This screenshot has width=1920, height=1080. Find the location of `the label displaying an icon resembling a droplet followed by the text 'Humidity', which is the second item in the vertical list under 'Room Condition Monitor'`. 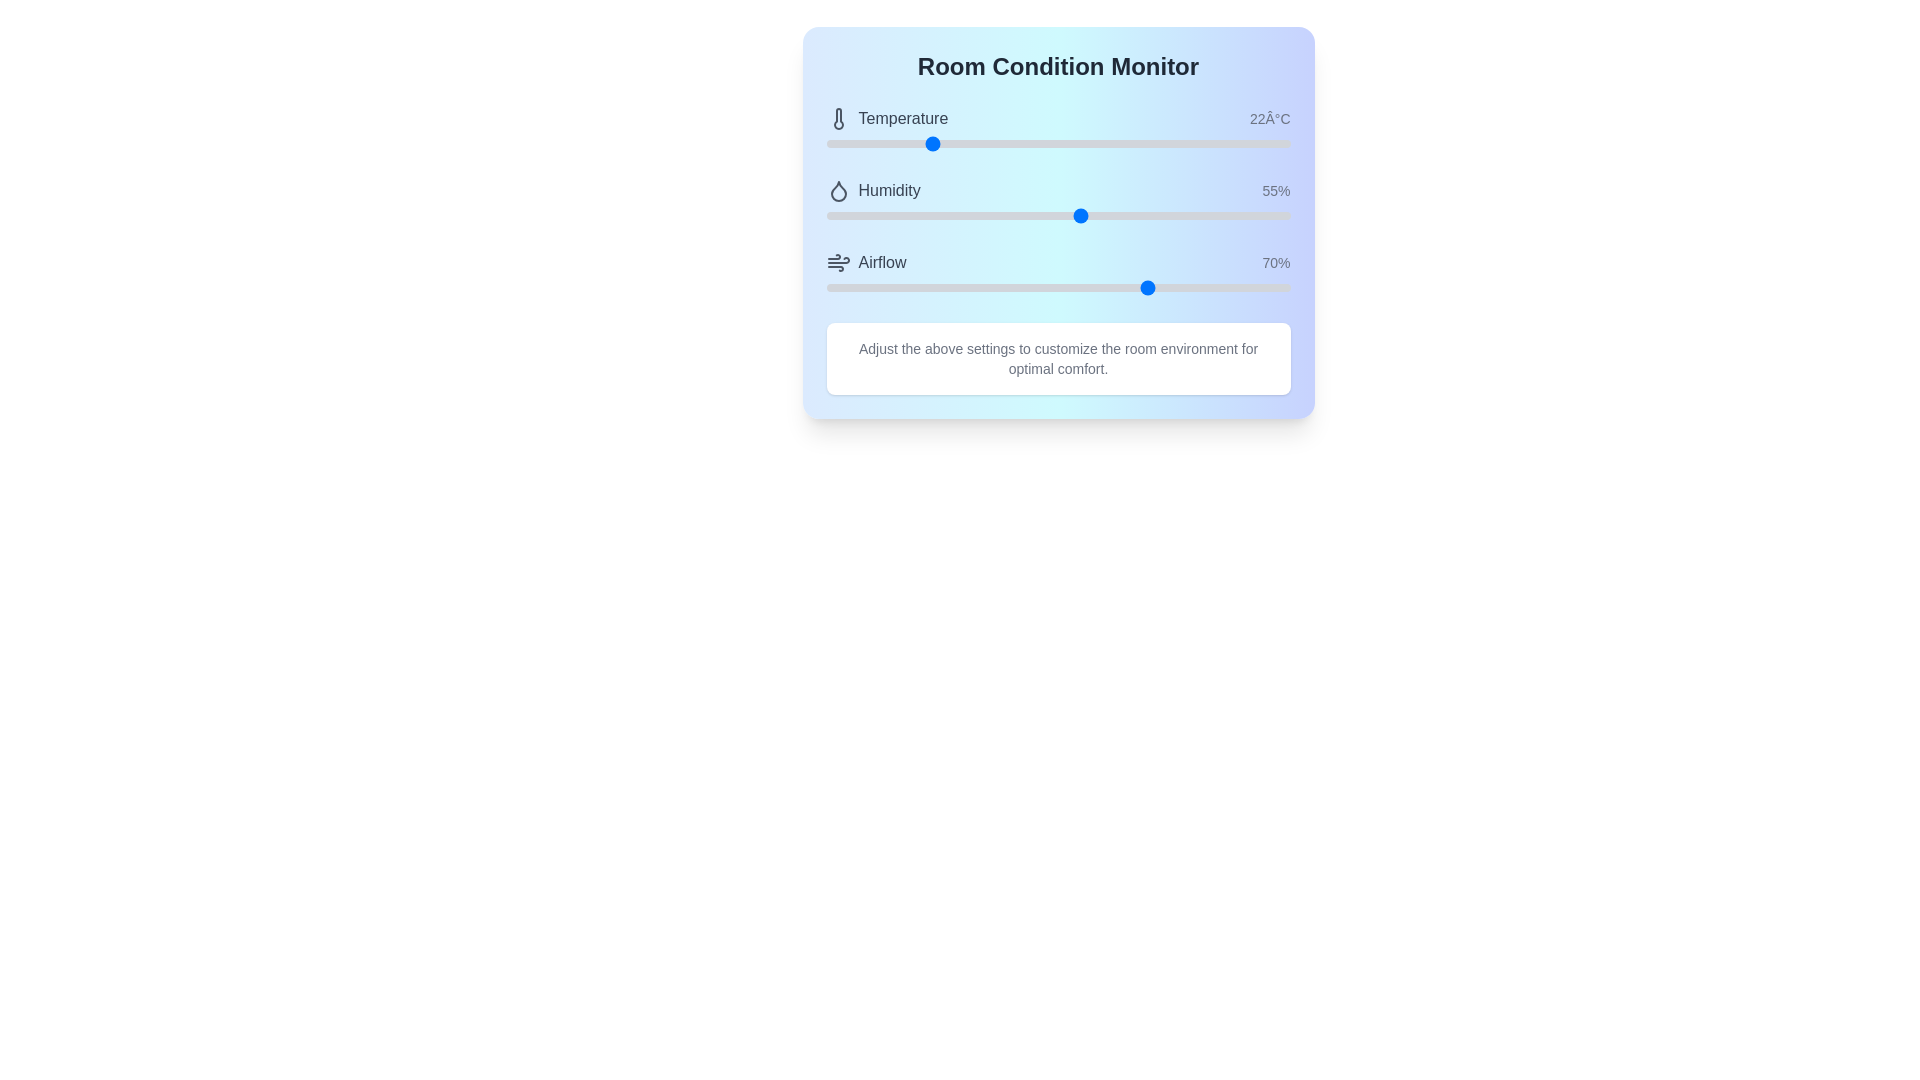

the label displaying an icon resembling a droplet followed by the text 'Humidity', which is the second item in the vertical list under 'Room Condition Monitor' is located at coordinates (873, 191).